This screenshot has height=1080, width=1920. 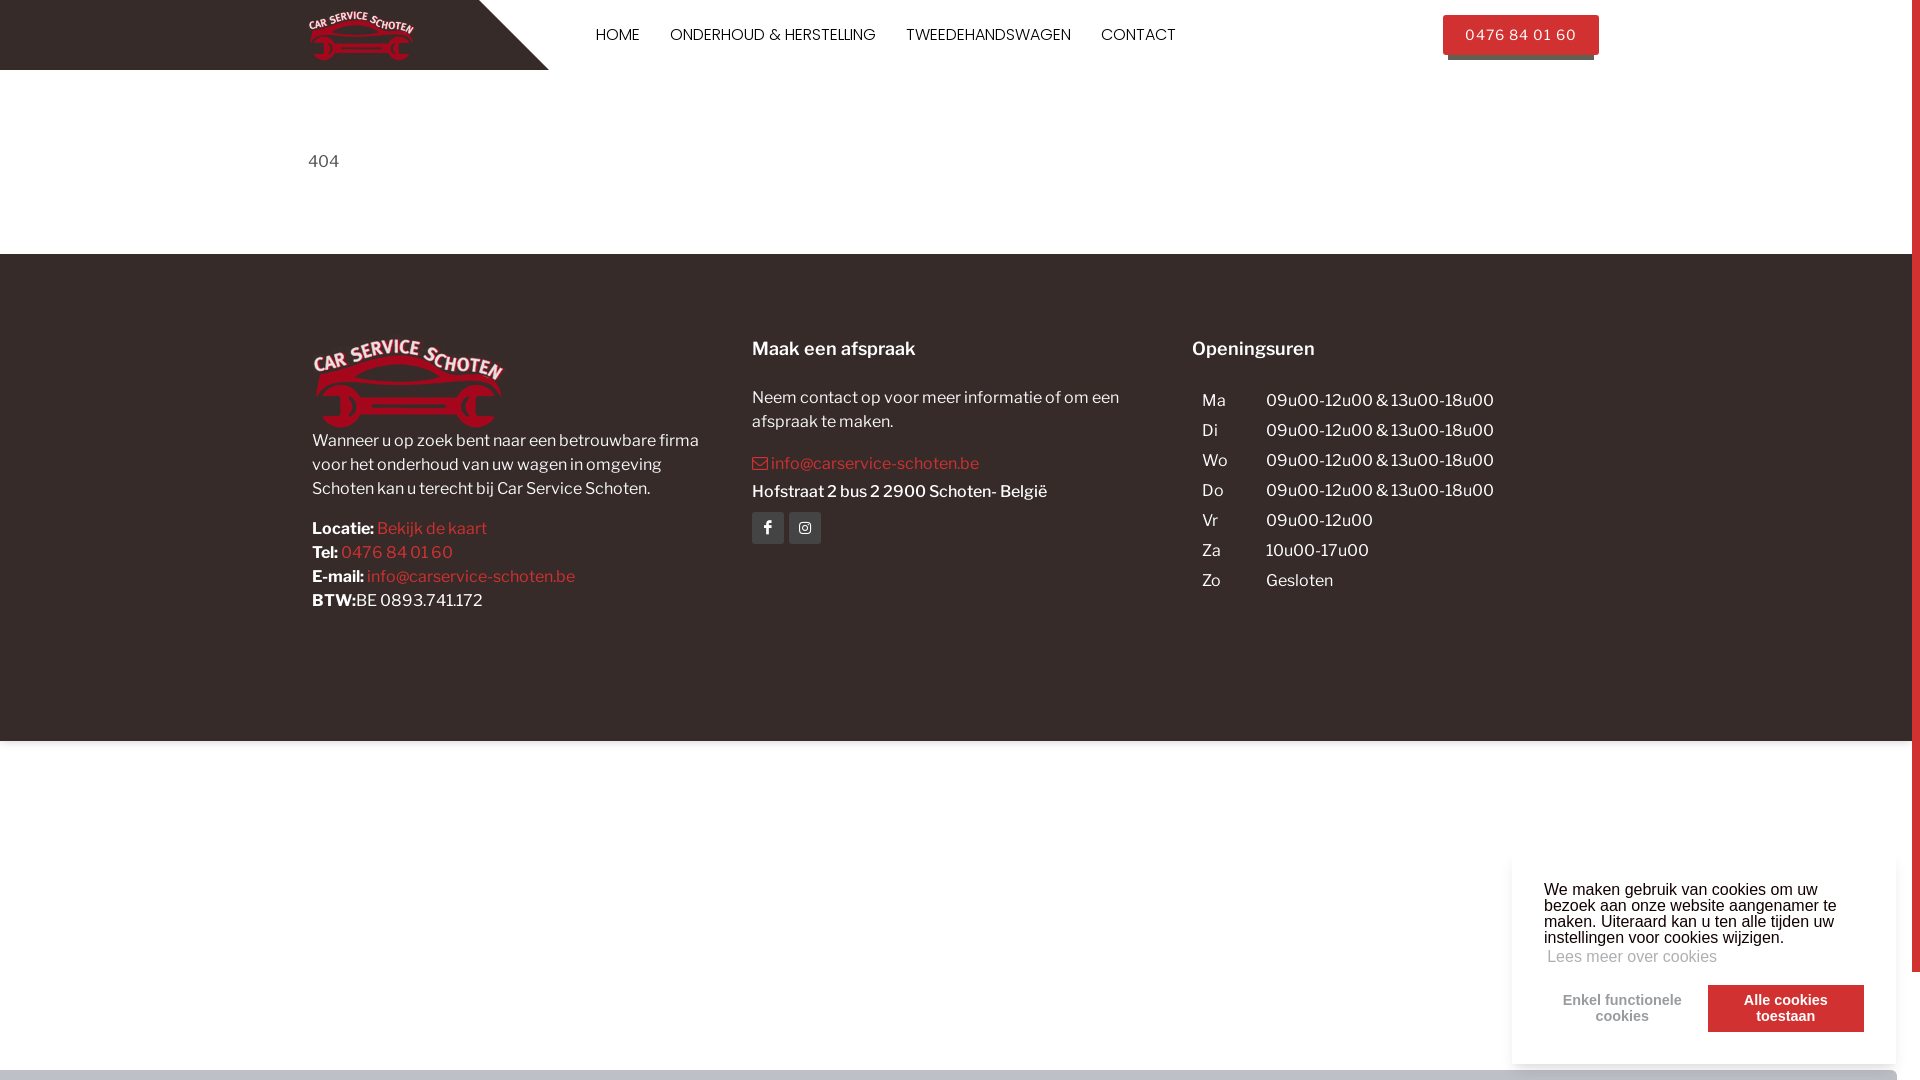 What do you see at coordinates (617, 34) in the screenshot?
I see `'HOME'` at bounding box center [617, 34].